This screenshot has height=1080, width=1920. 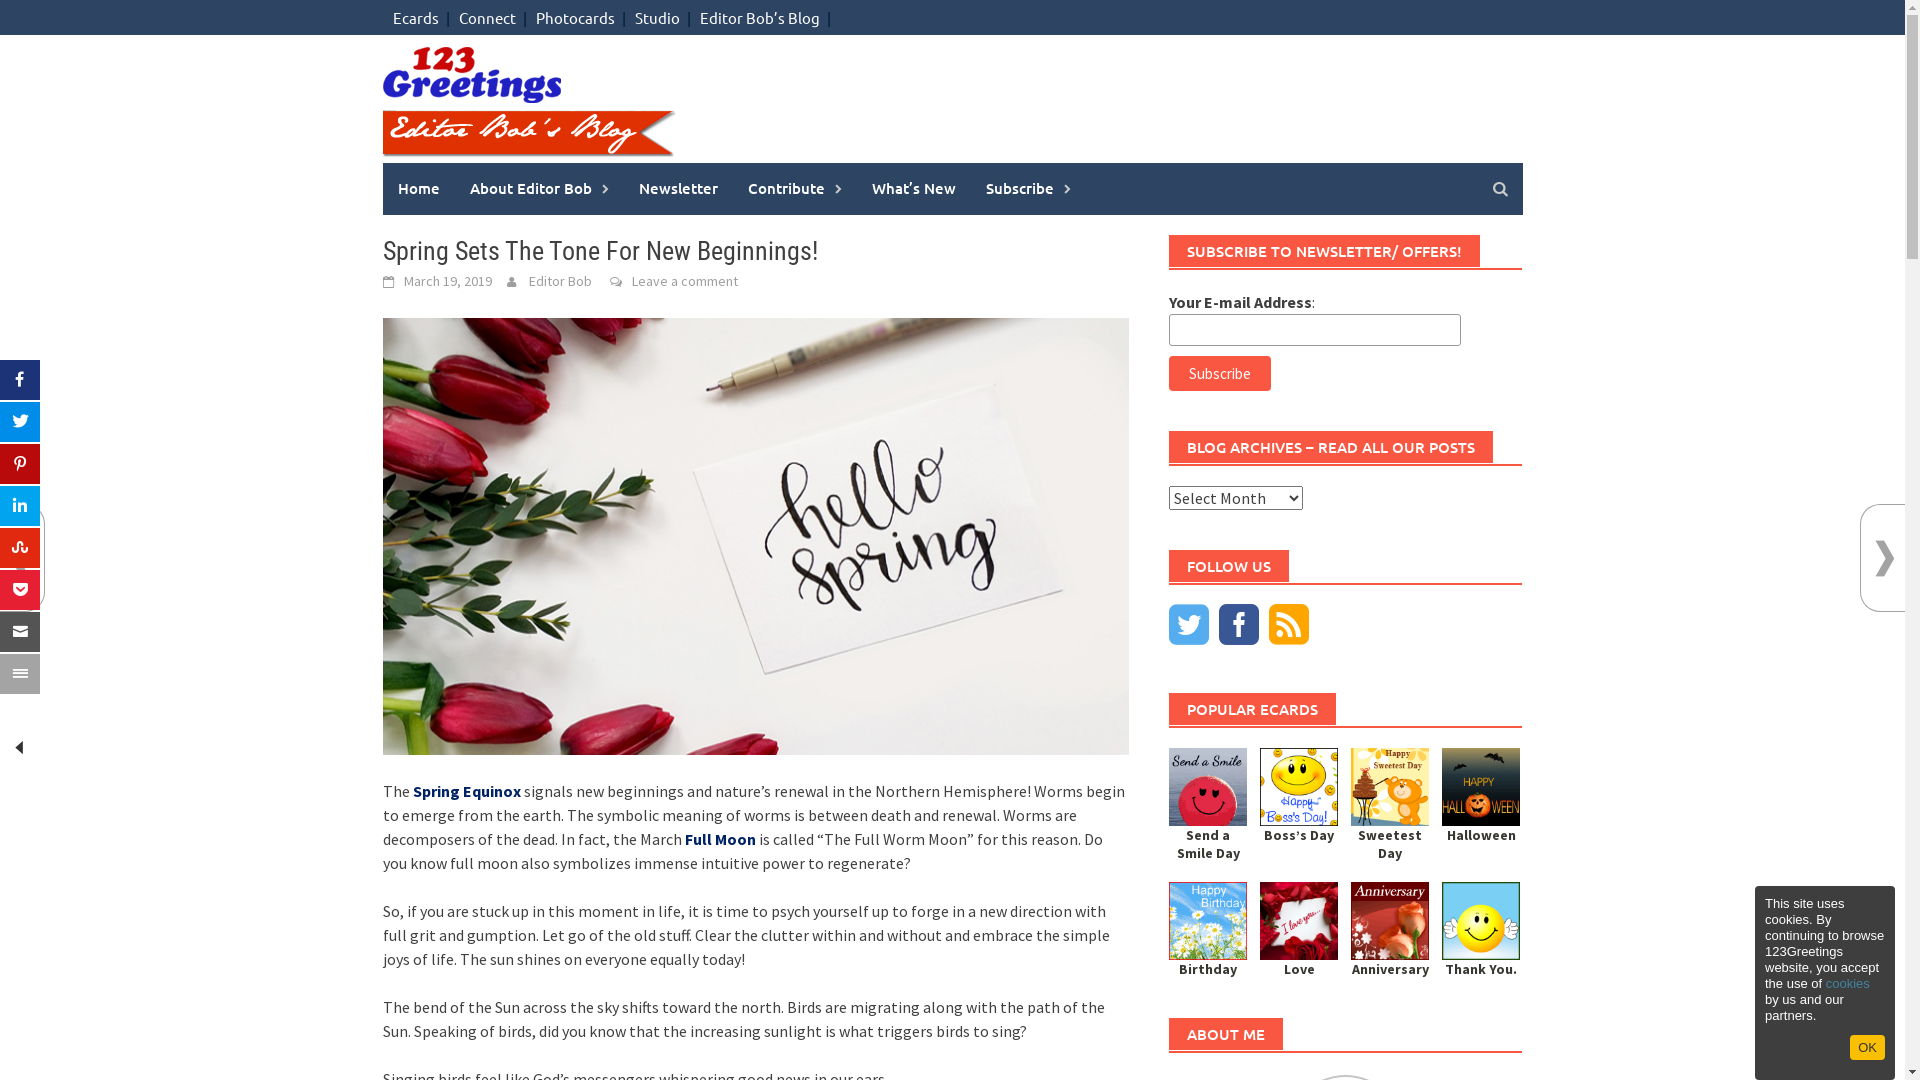 What do you see at coordinates (719, 839) in the screenshot?
I see `'Full Moon'` at bounding box center [719, 839].